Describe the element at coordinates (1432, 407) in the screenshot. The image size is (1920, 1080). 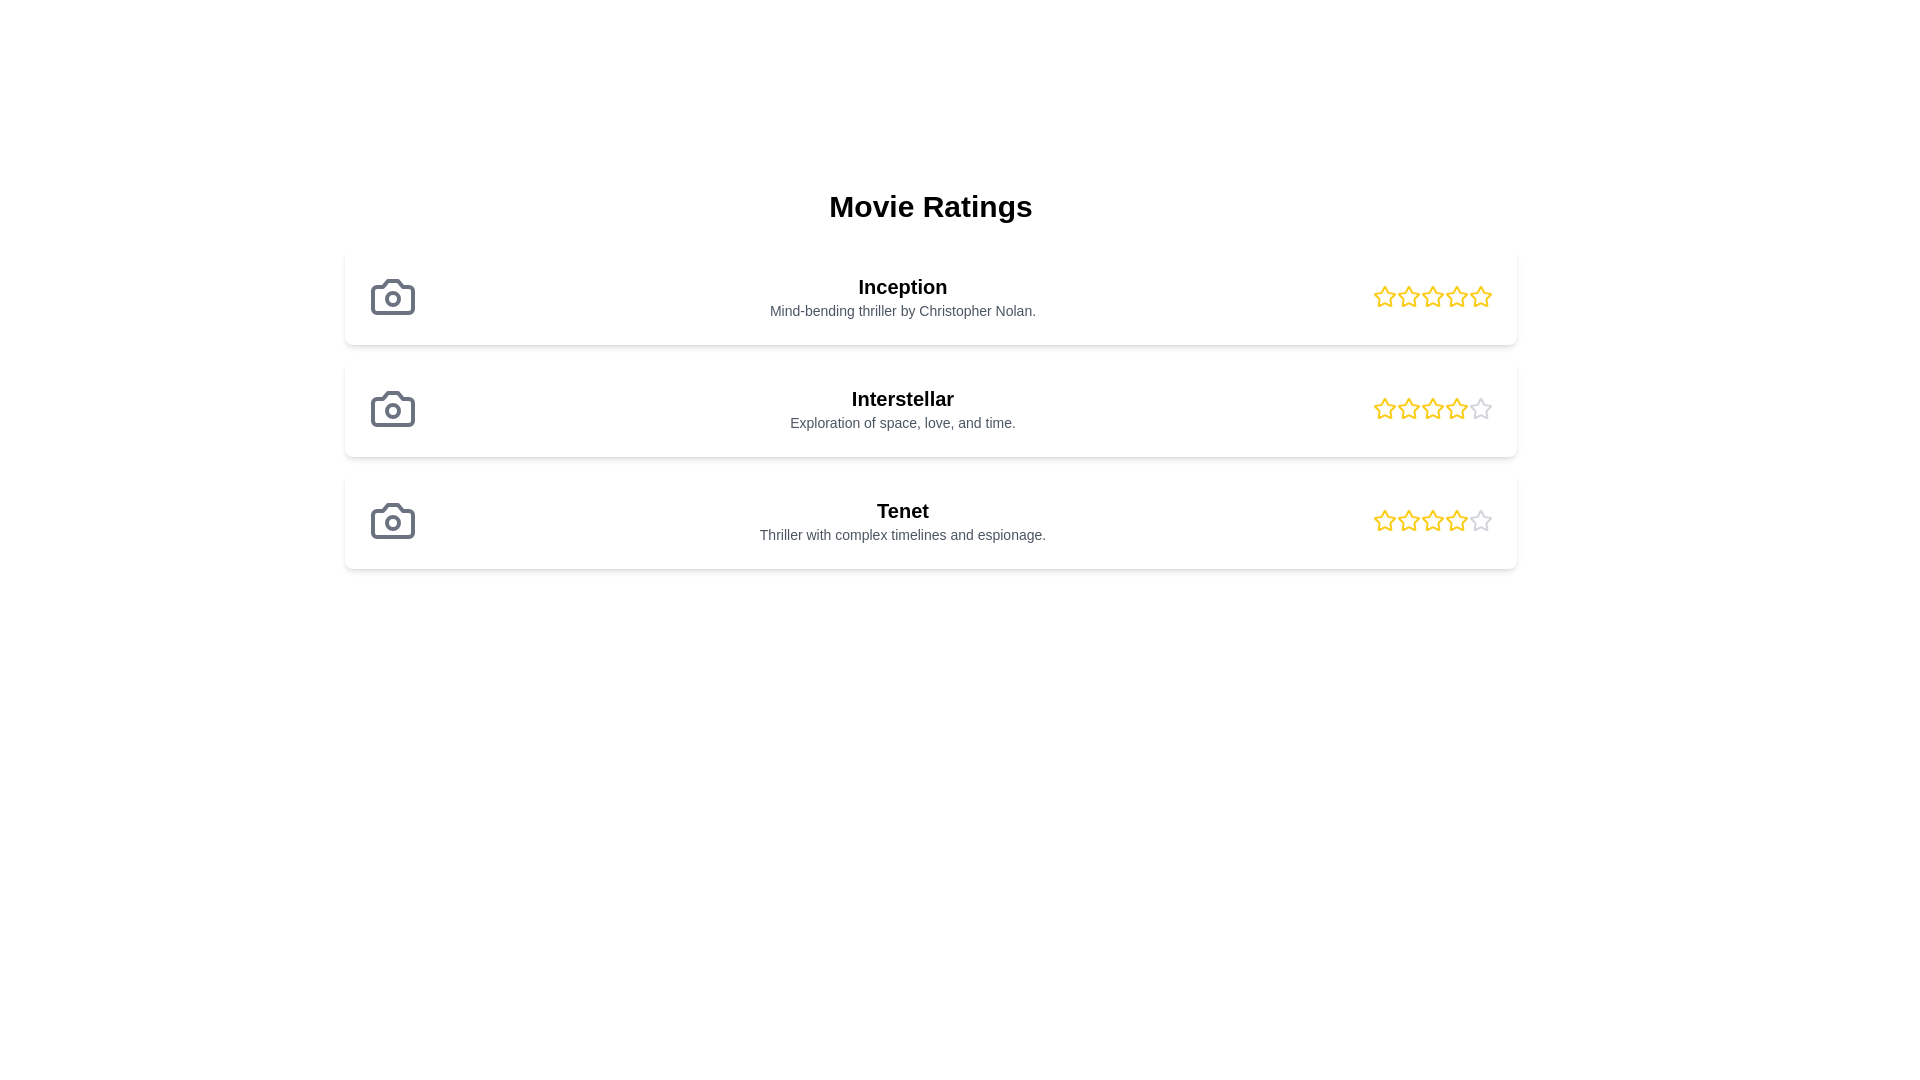
I see `the third yellow star icon in the 'Interstellar' section of the rating section` at that location.